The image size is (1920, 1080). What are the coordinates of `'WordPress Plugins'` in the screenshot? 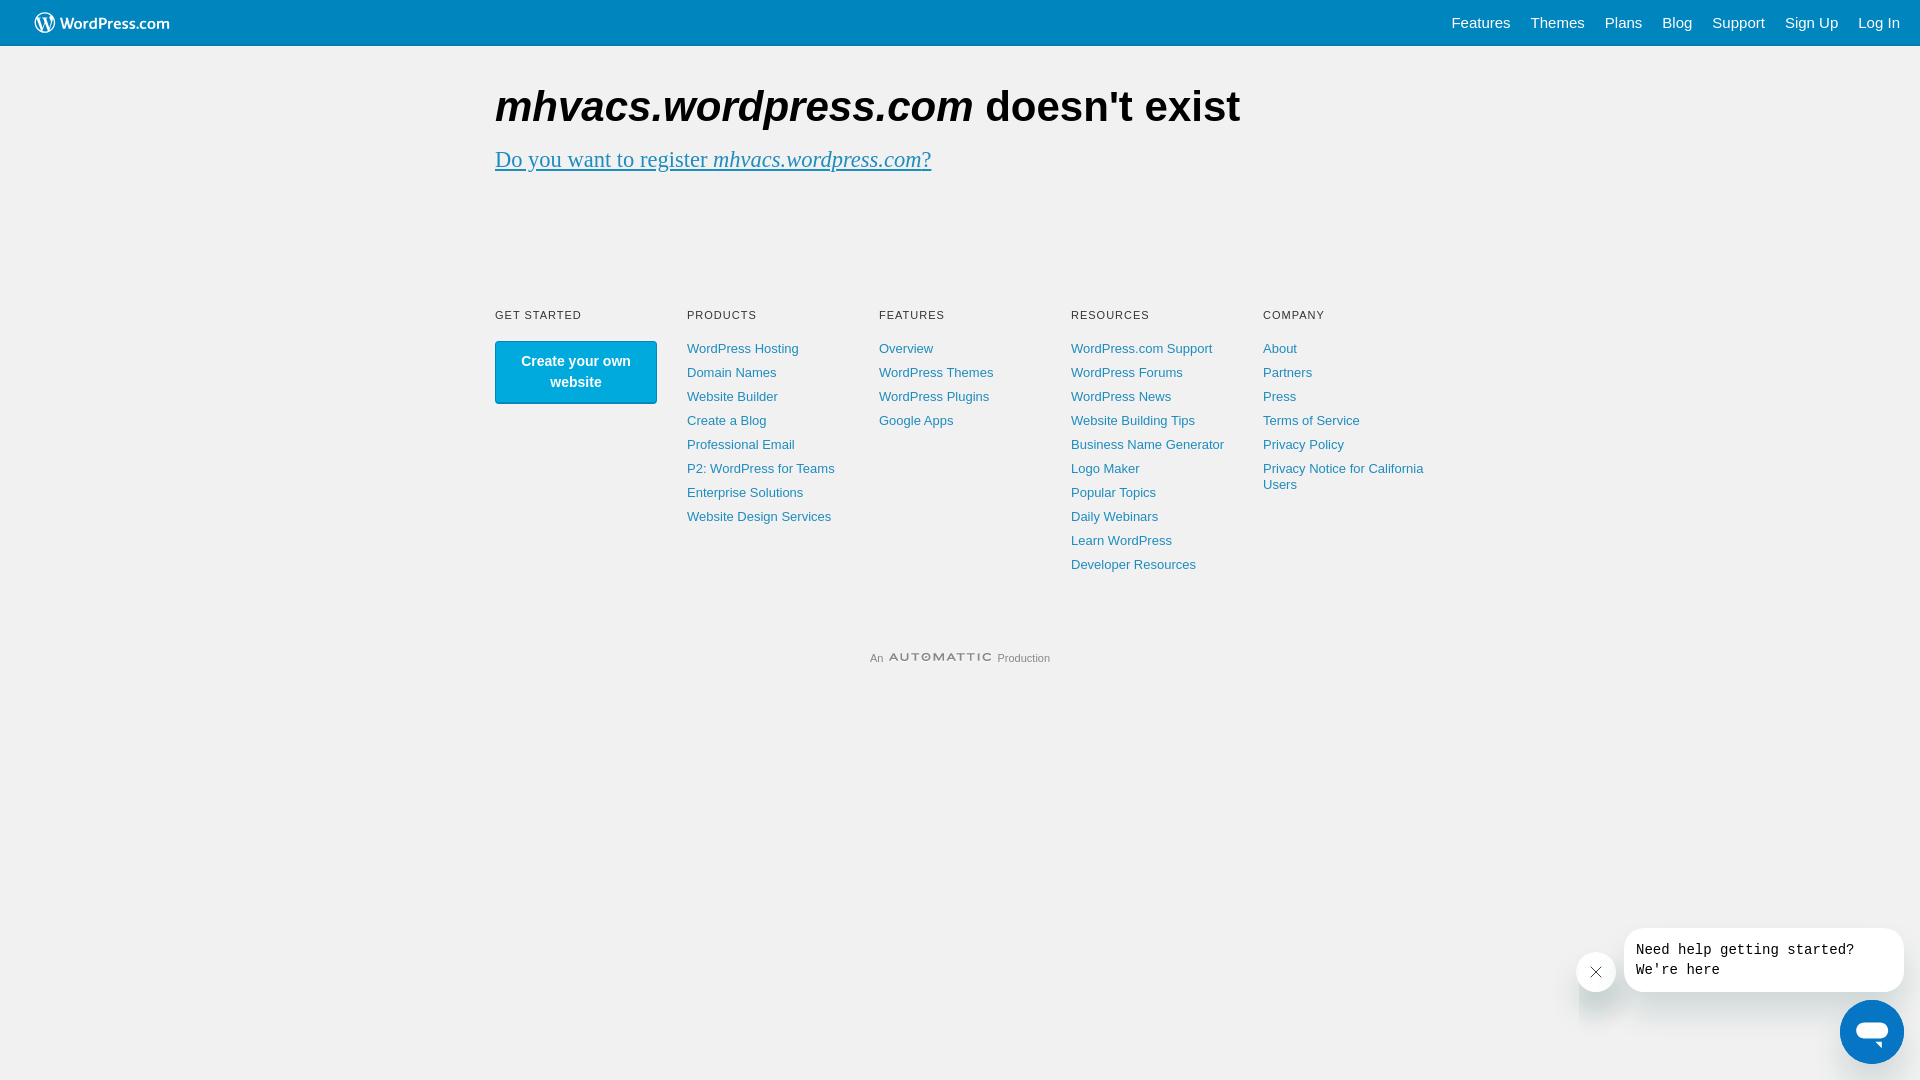 It's located at (933, 396).